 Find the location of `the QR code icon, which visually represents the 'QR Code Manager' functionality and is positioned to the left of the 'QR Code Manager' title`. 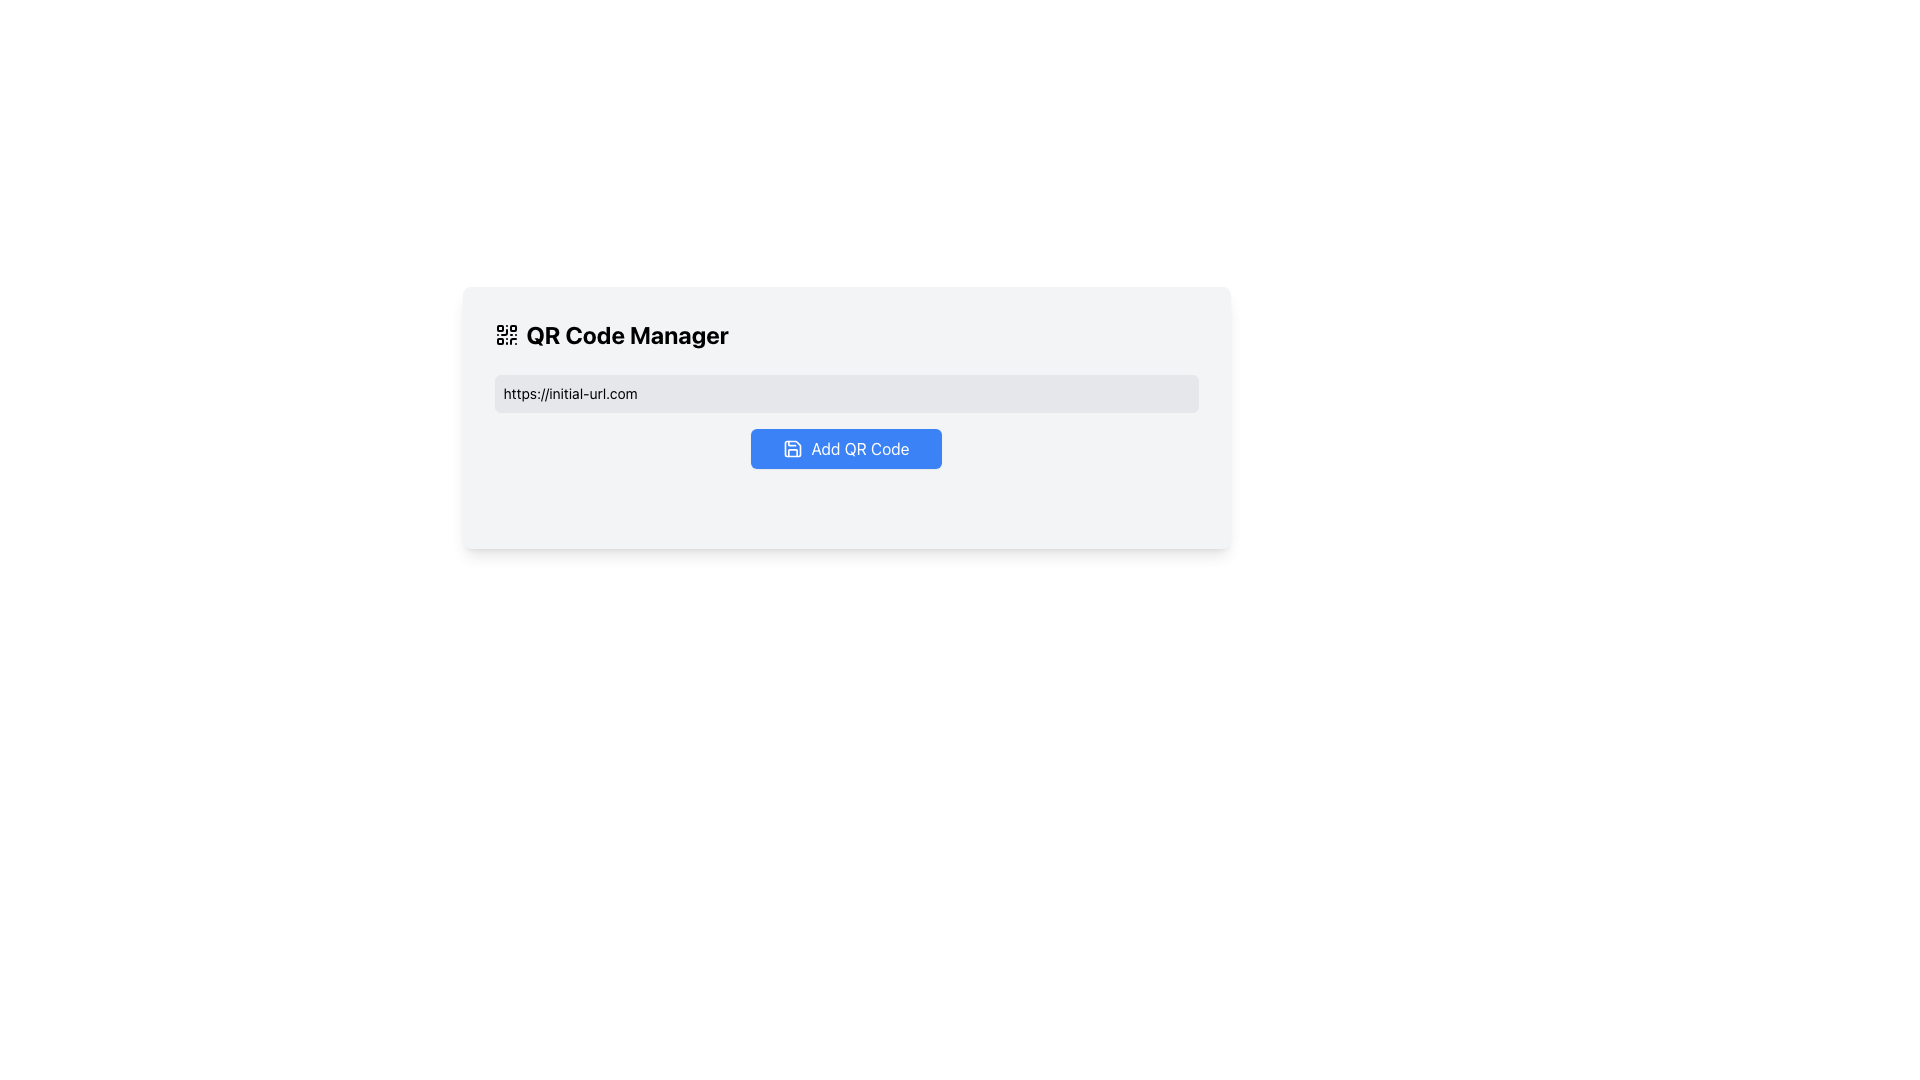

the QR code icon, which visually represents the 'QR Code Manager' functionality and is positioned to the left of the 'QR Code Manager' title is located at coordinates (506, 334).